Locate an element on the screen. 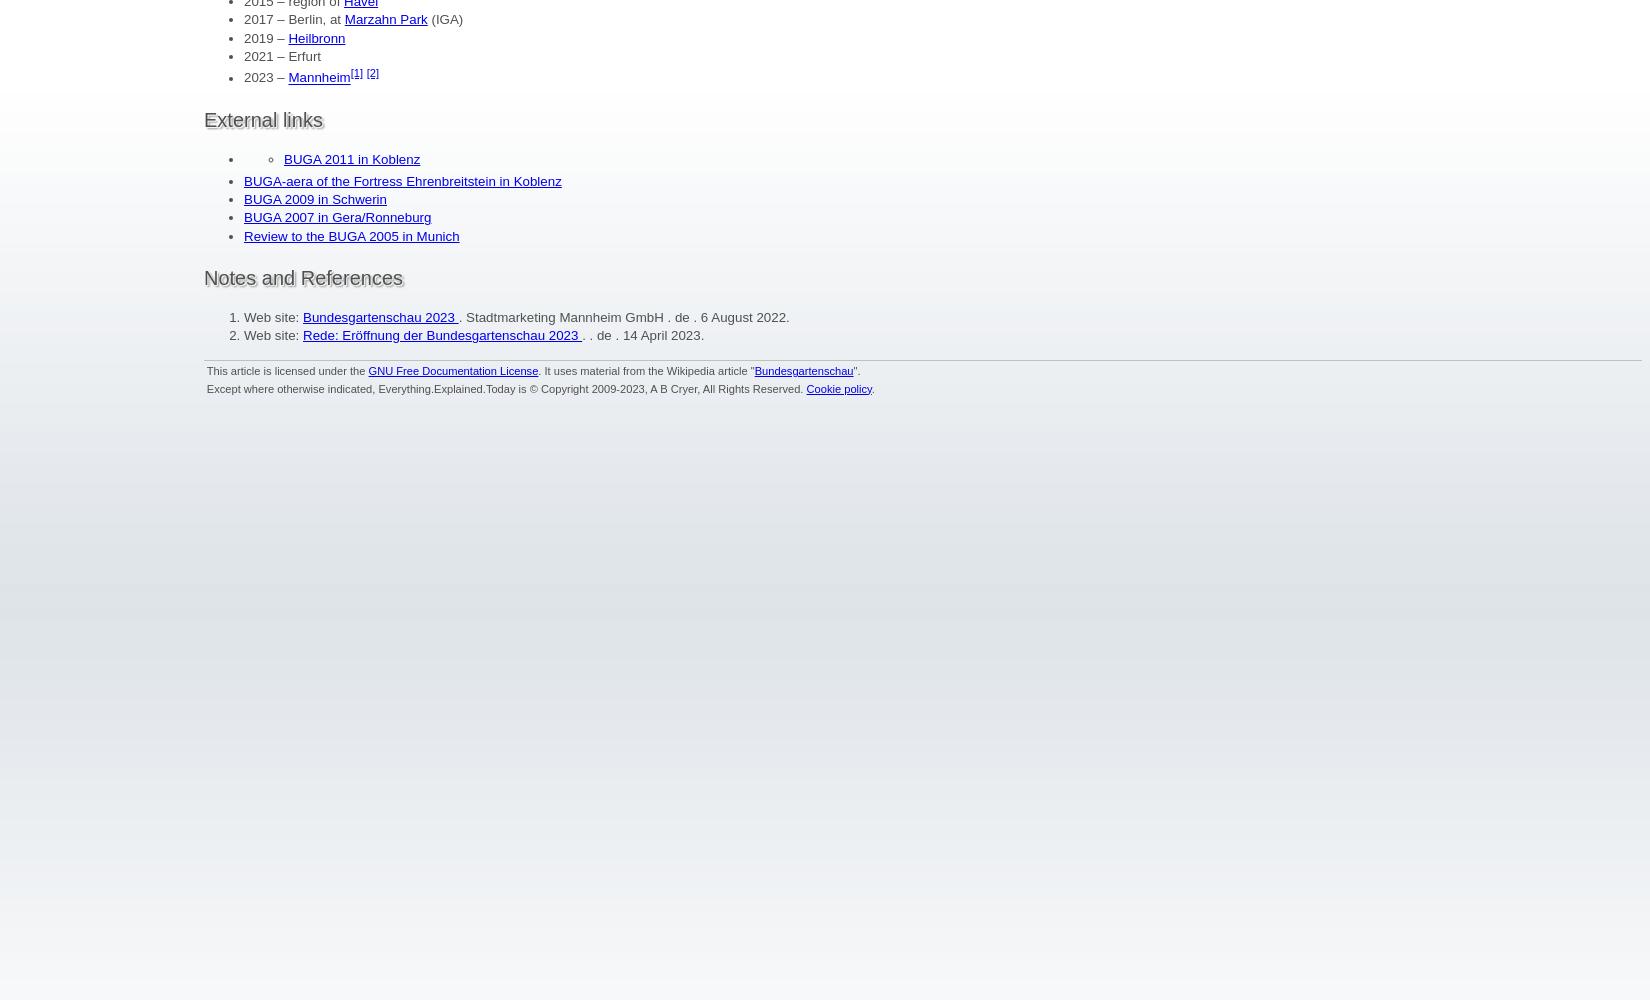 This screenshot has width=1650, height=1000. 'External links' is located at coordinates (203, 119).